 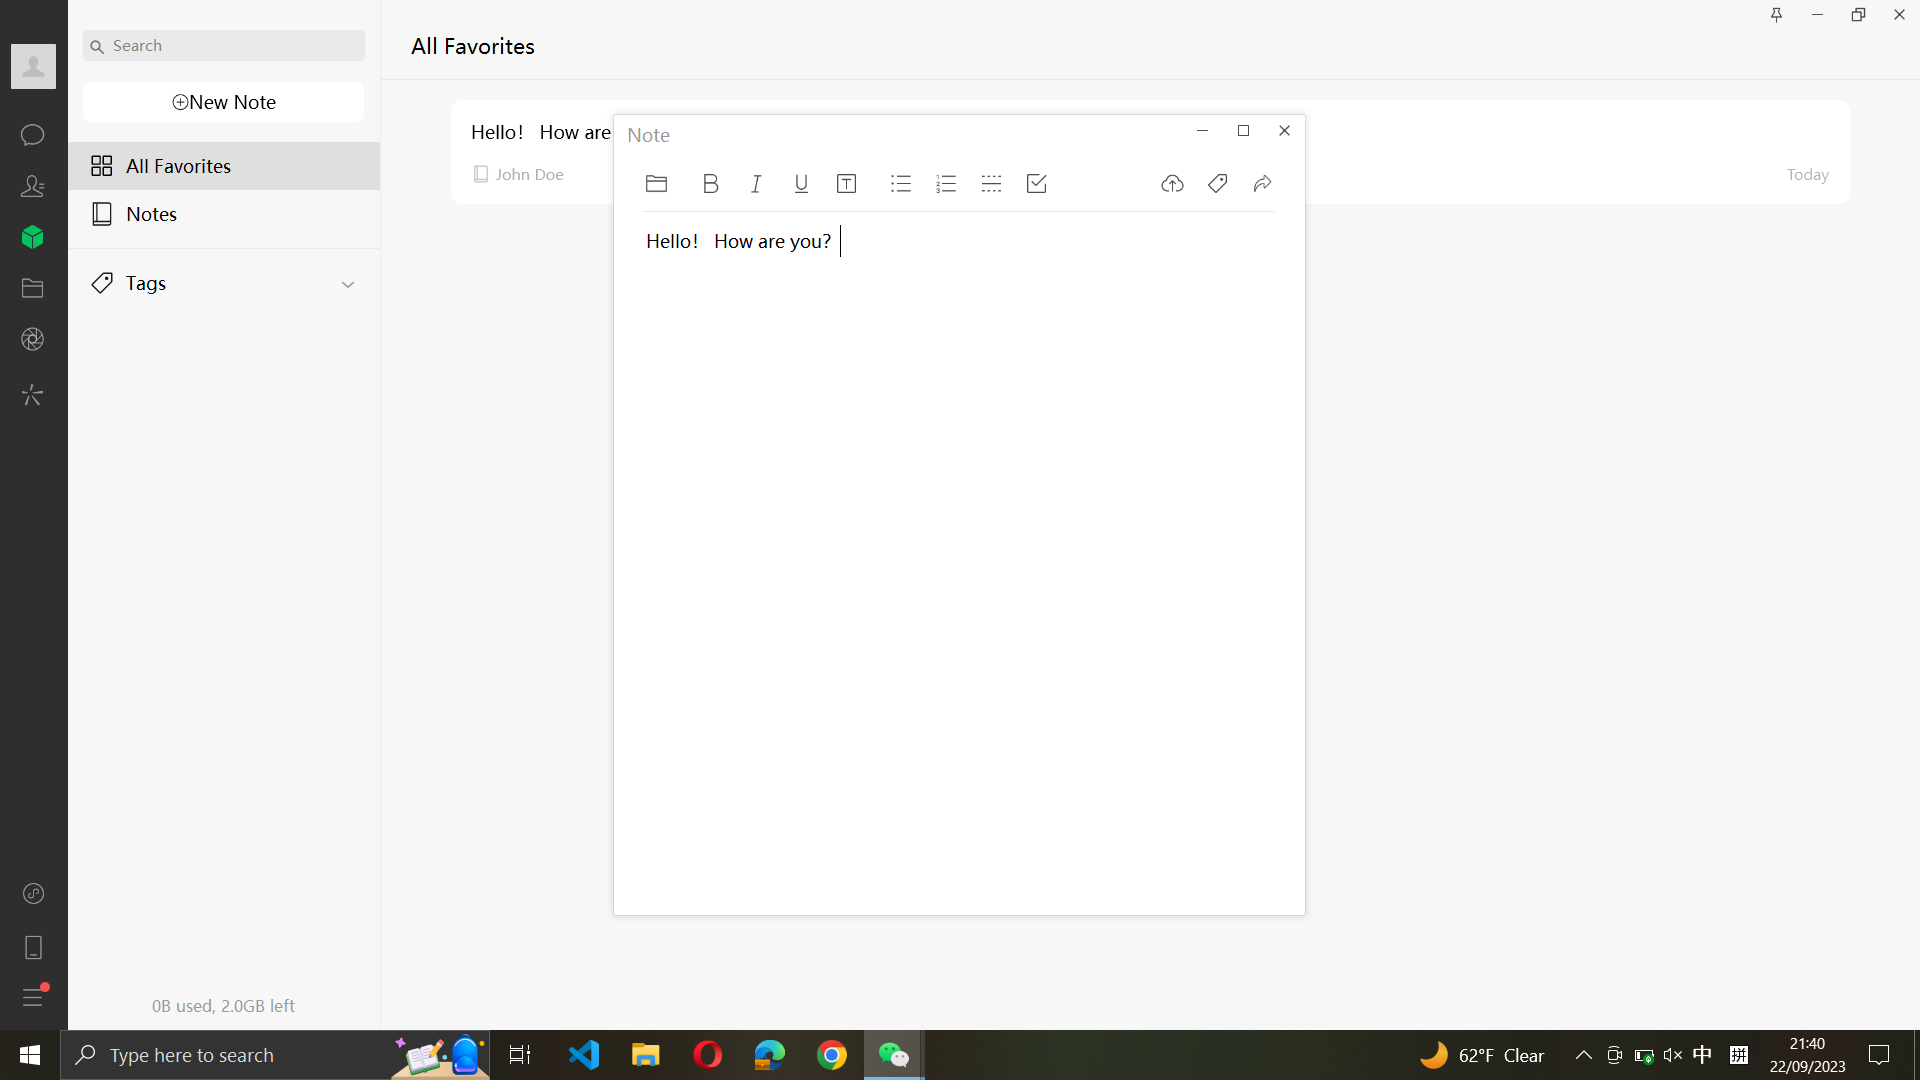 What do you see at coordinates (727, 585) in the screenshot?
I see `Type the sentence - "Remember to call mom on her birthday" into the open note and make it a checkbox item` at bounding box center [727, 585].